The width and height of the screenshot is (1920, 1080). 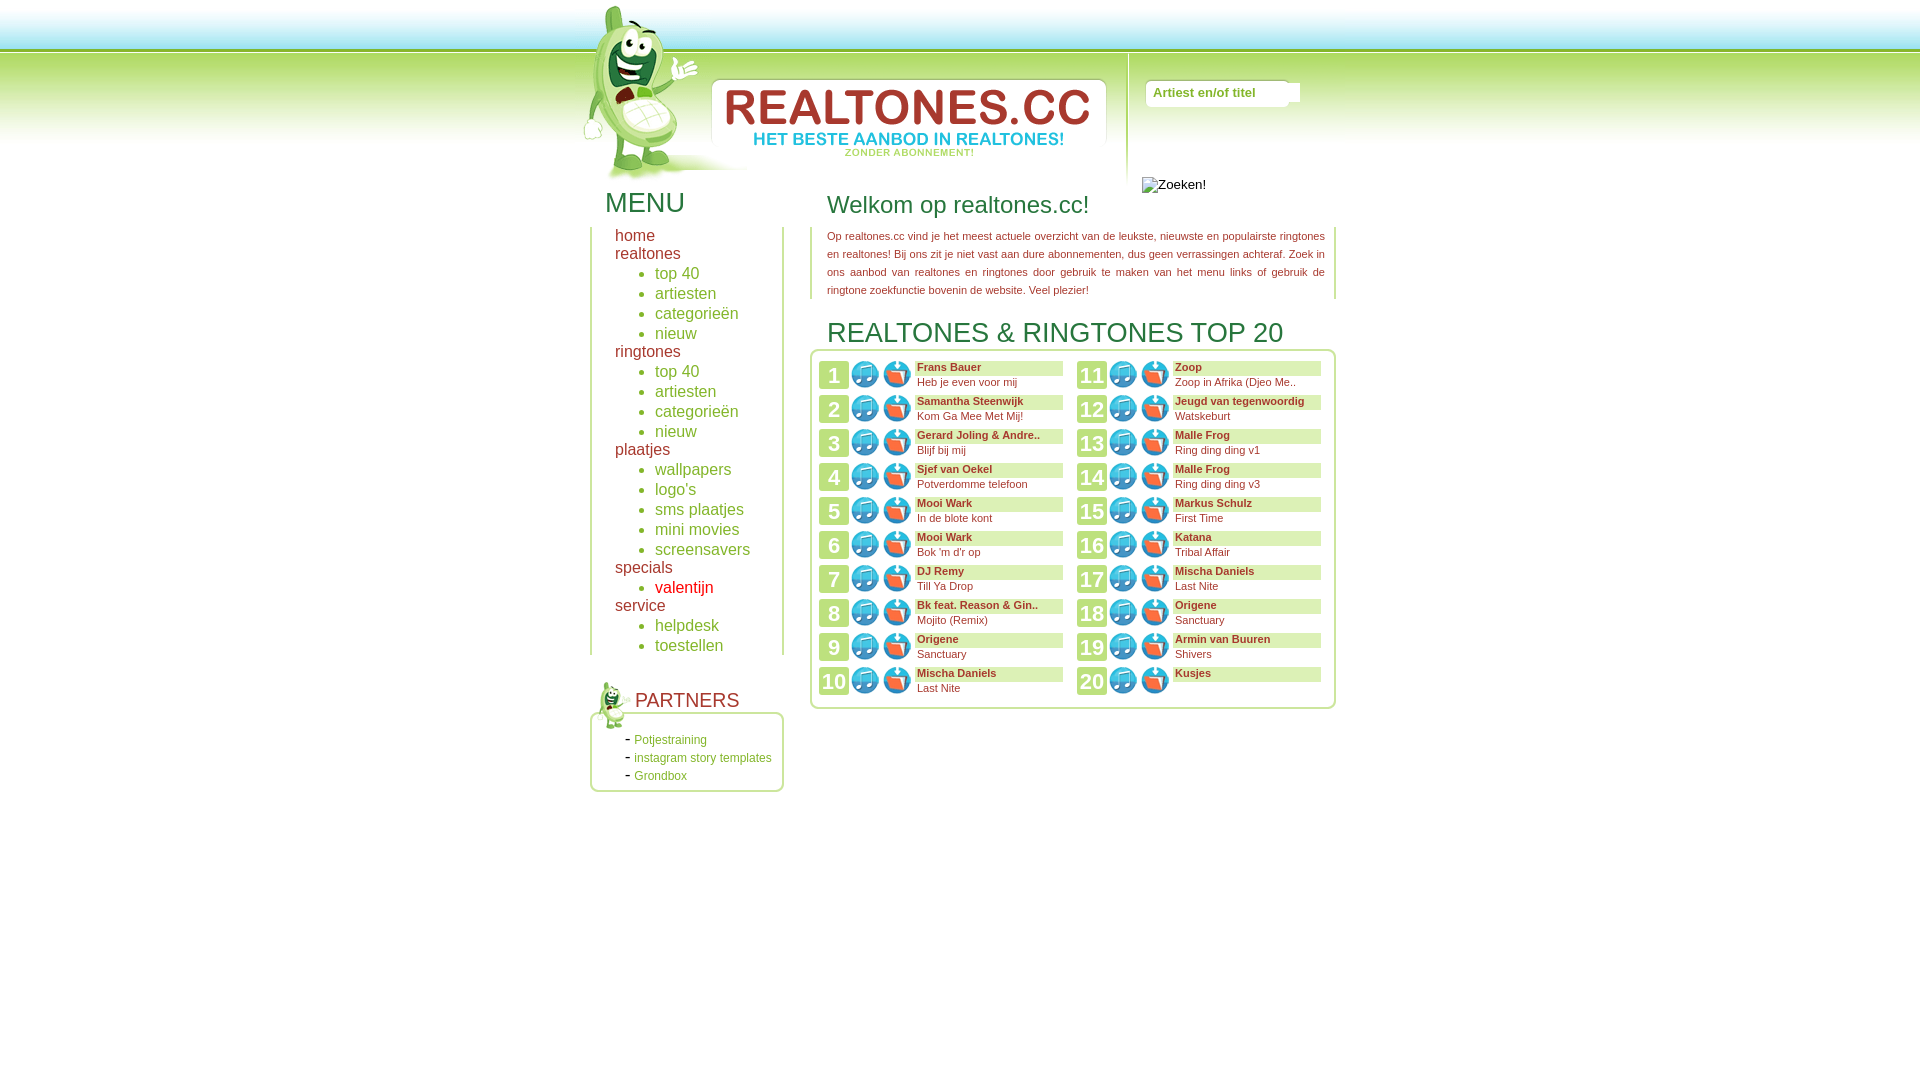 What do you see at coordinates (915, 401) in the screenshot?
I see `'Samantha Steenwijk'` at bounding box center [915, 401].